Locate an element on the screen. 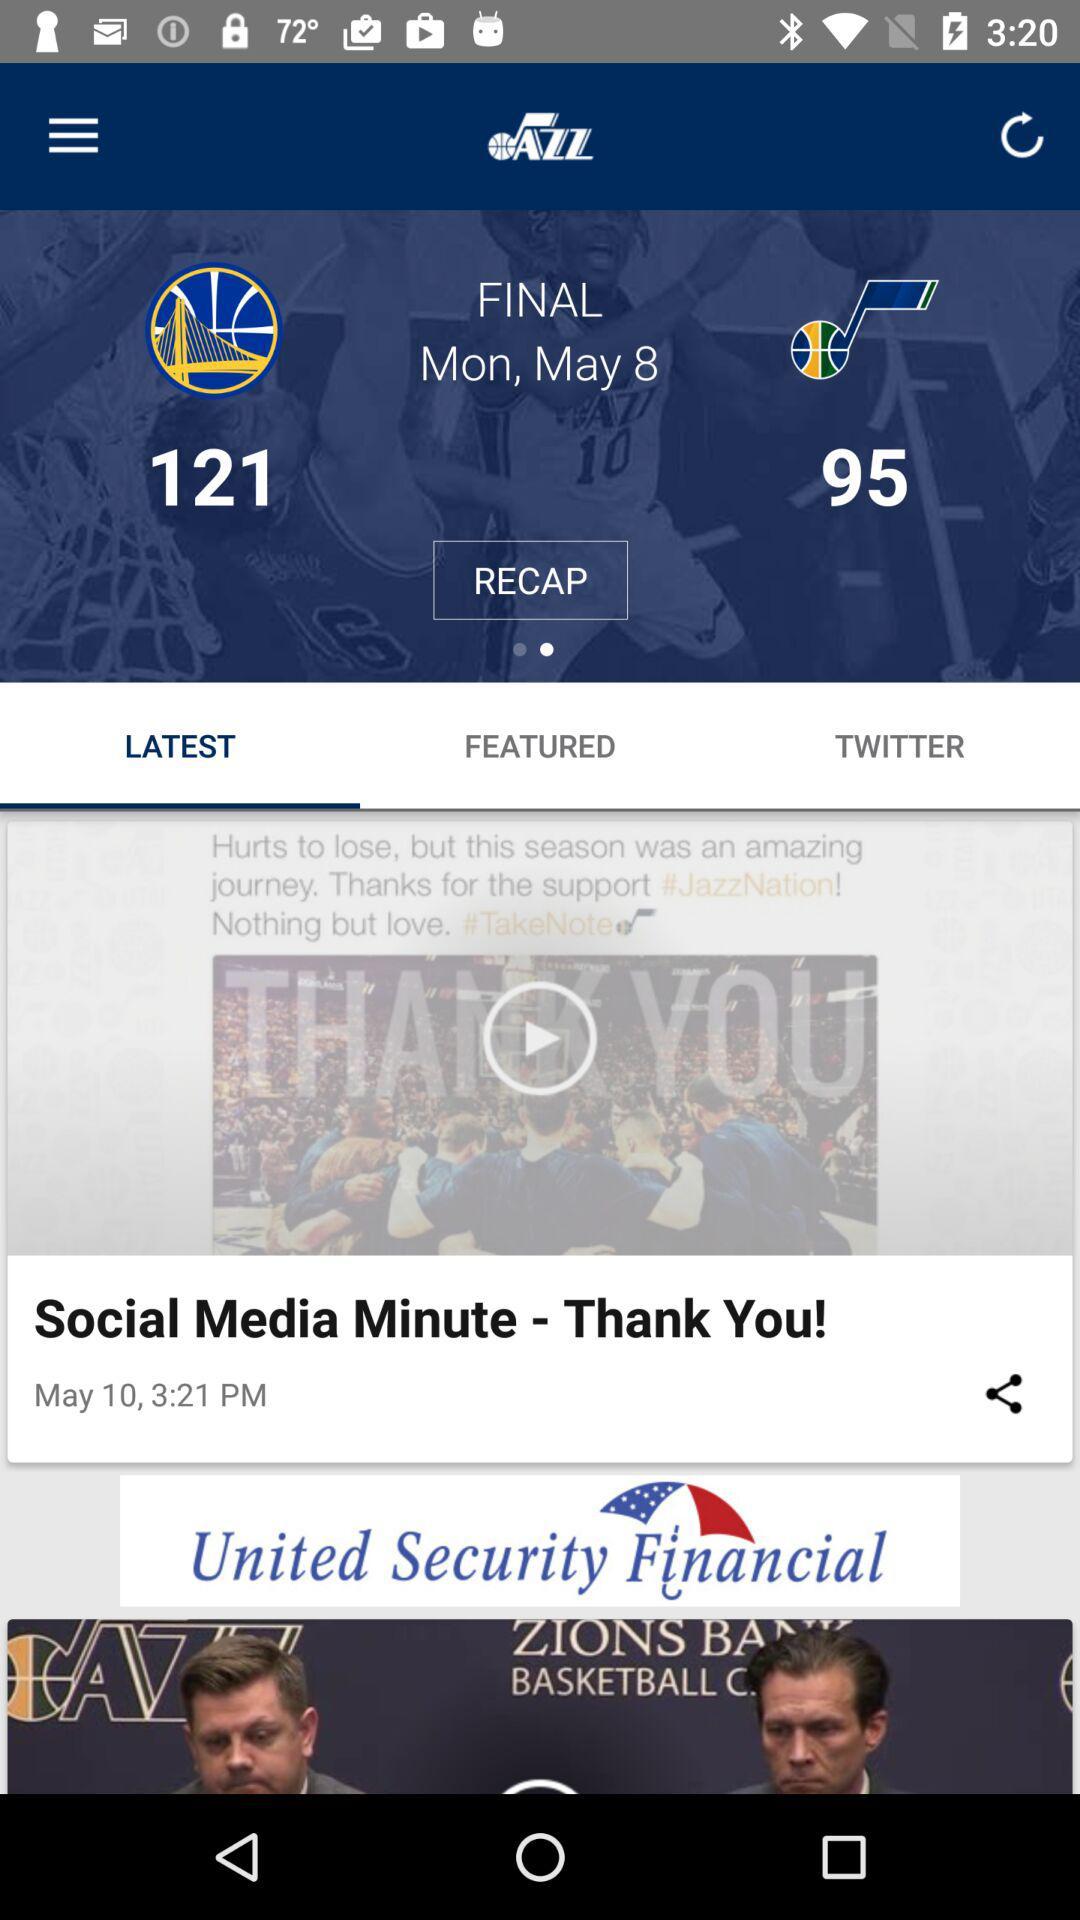 The height and width of the screenshot is (1920, 1080). website name right side to menu icon is located at coordinates (540, 135).